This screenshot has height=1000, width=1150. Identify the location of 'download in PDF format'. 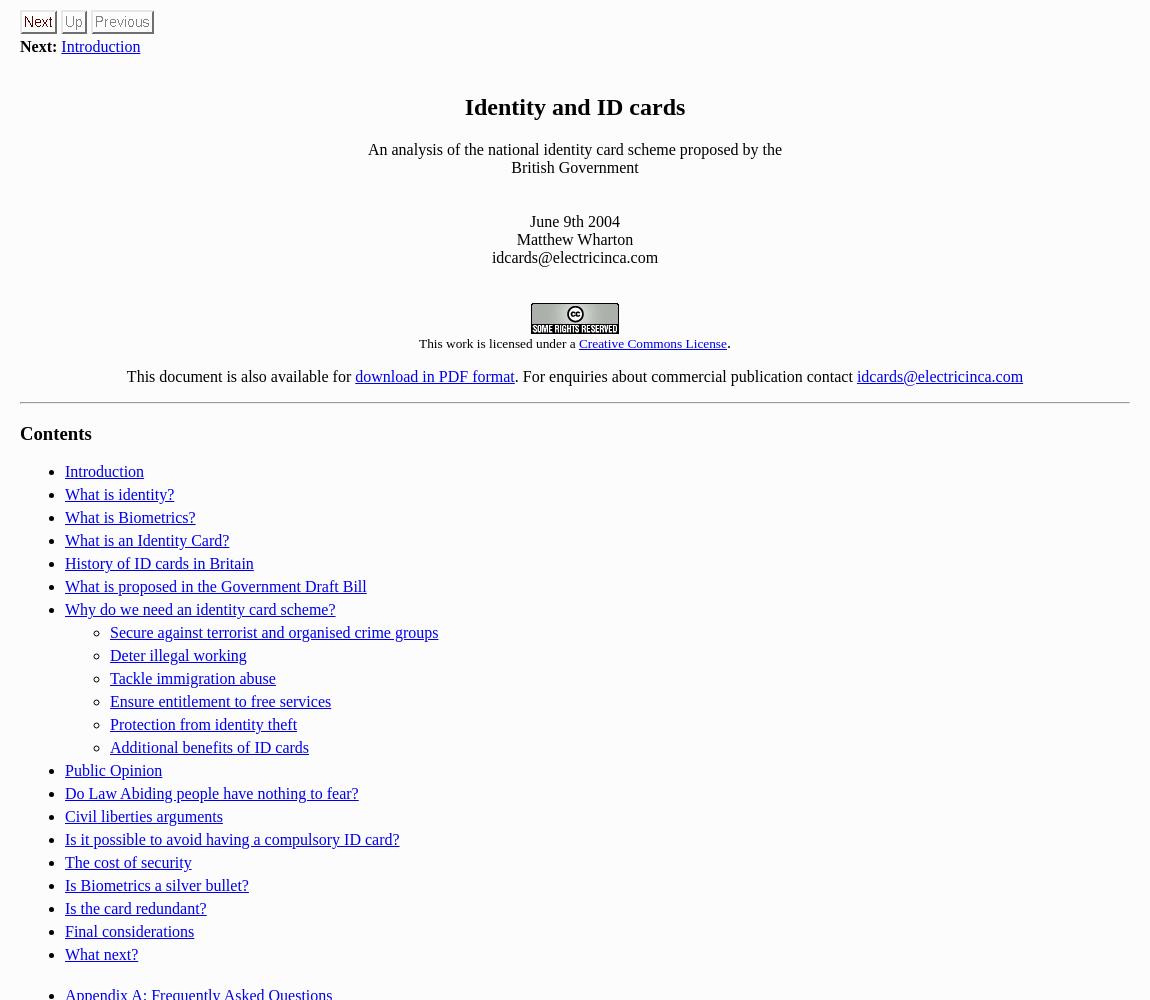
(434, 375).